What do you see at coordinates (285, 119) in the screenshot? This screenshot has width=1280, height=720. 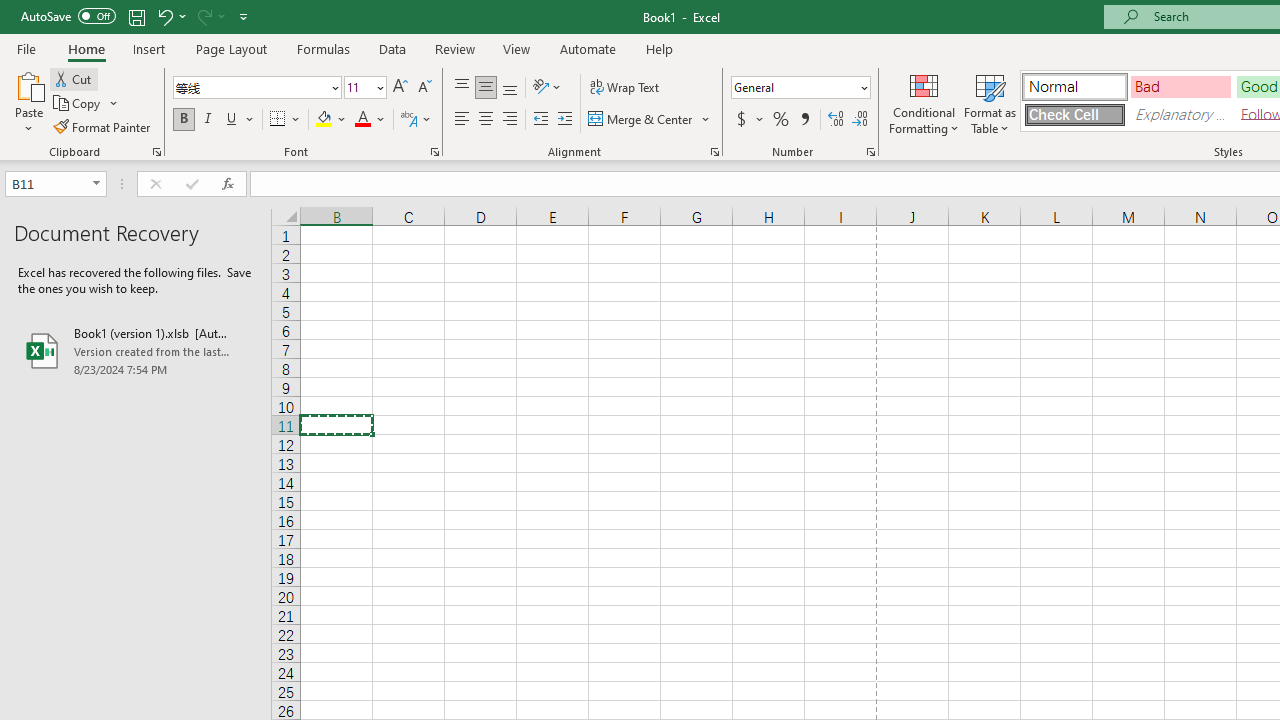 I see `'Borders'` at bounding box center [285, 119].